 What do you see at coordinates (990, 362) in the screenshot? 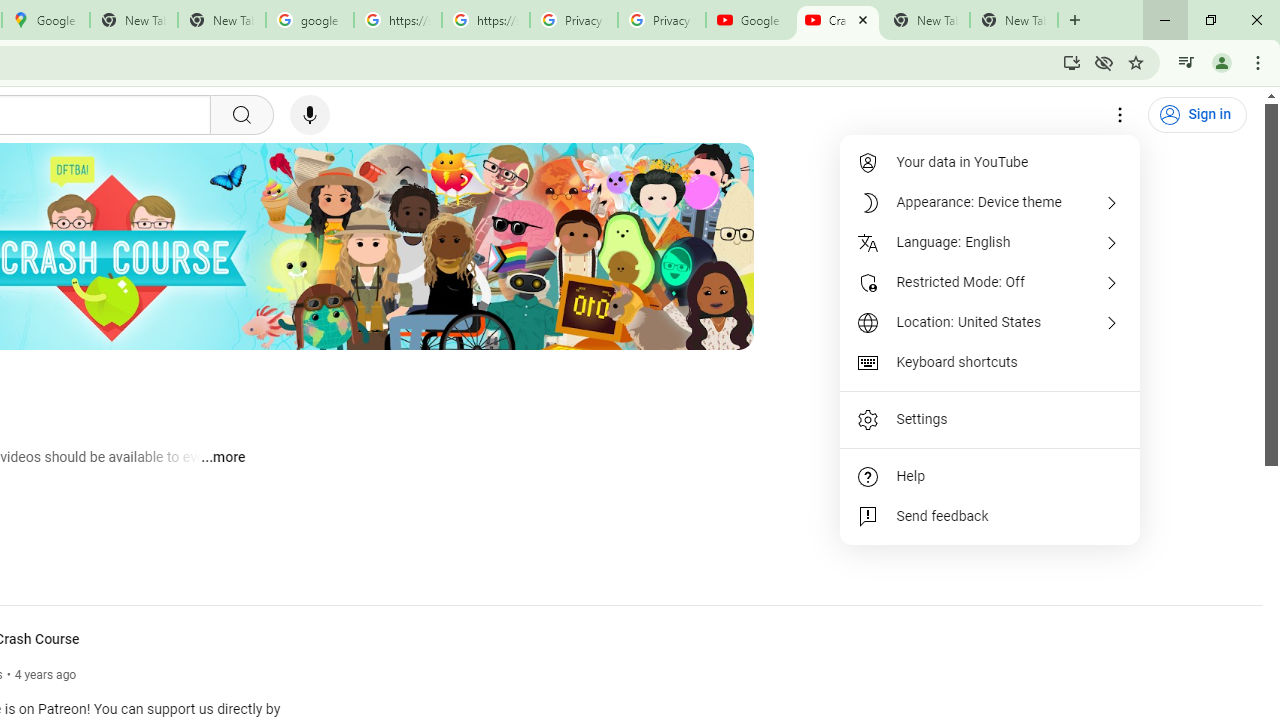
I see `'Keyboard shortcuts'` at bounding box center [990, 362].